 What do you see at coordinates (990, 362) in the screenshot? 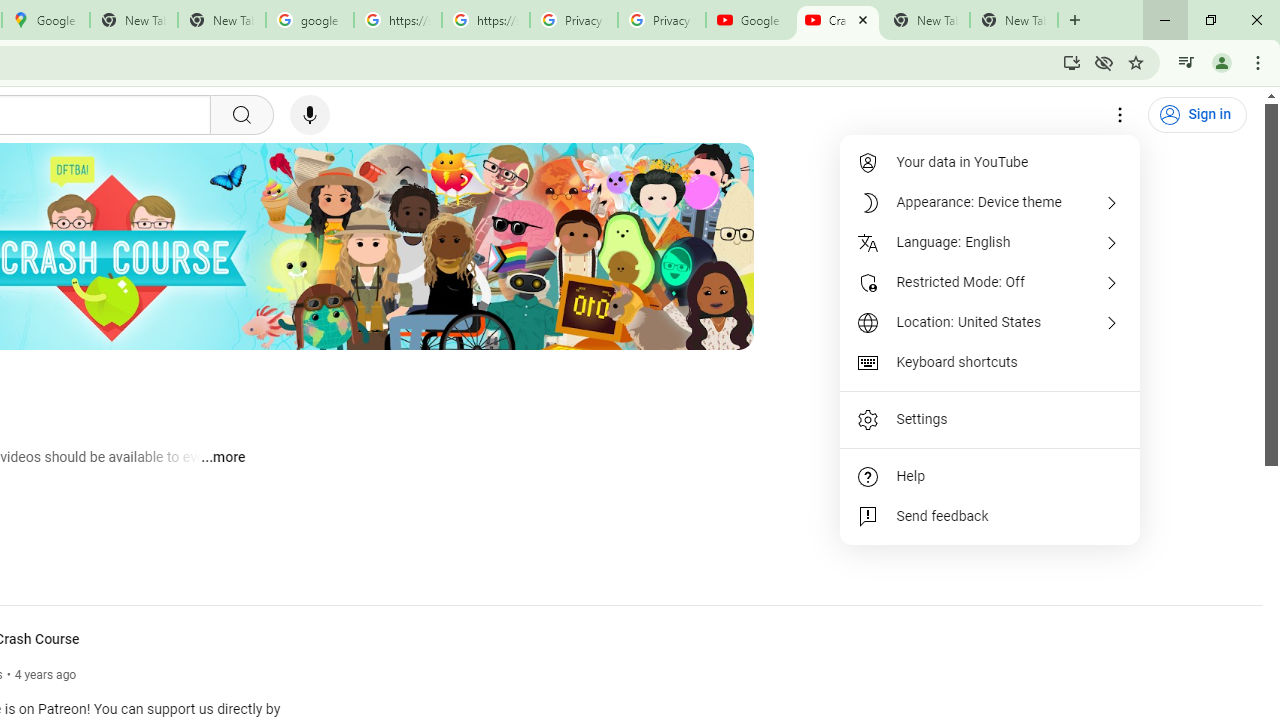
I see `'Keyboard shortcuts'` at bounding box center [990, 362].